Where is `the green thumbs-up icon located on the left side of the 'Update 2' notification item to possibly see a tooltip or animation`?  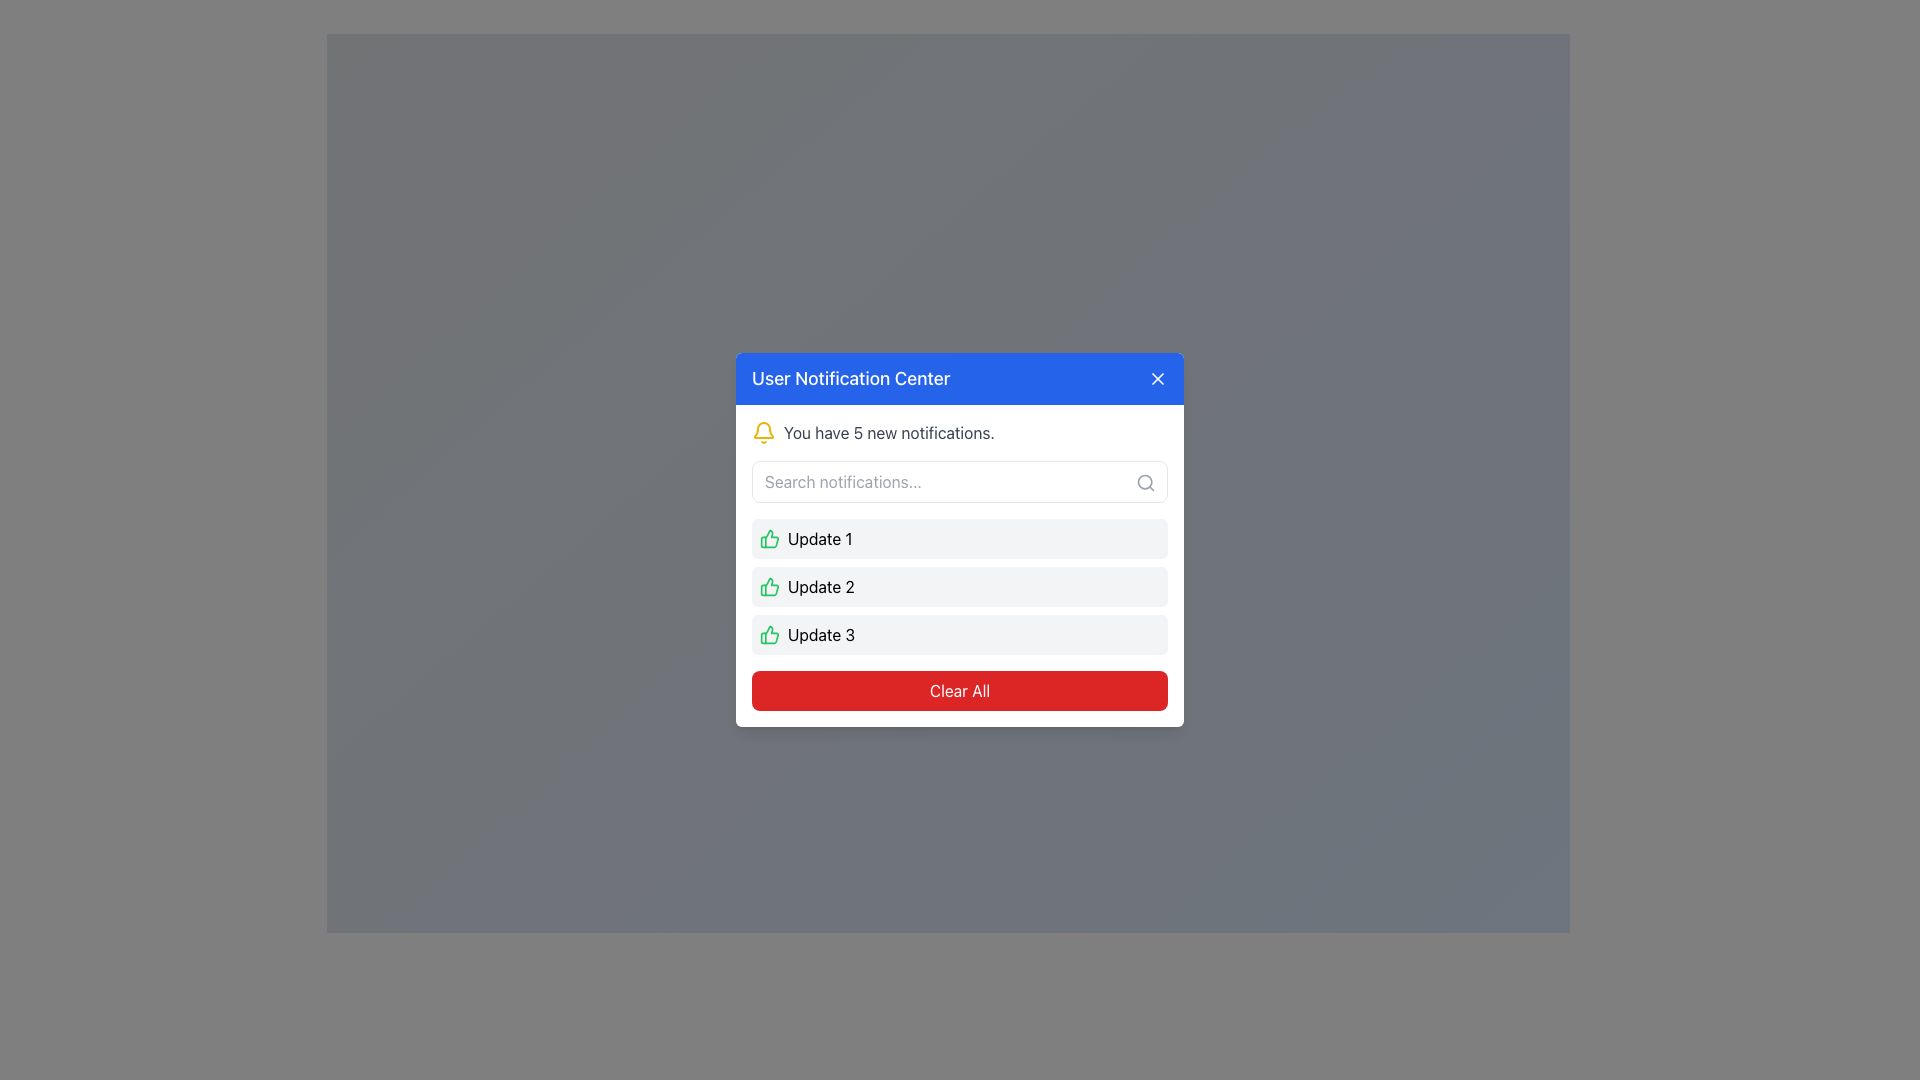 the green thumbs-up icon located on the left side of the 'Update 2' notification item to possibly see a tooltip or animation is located at coordinates (768, 585).